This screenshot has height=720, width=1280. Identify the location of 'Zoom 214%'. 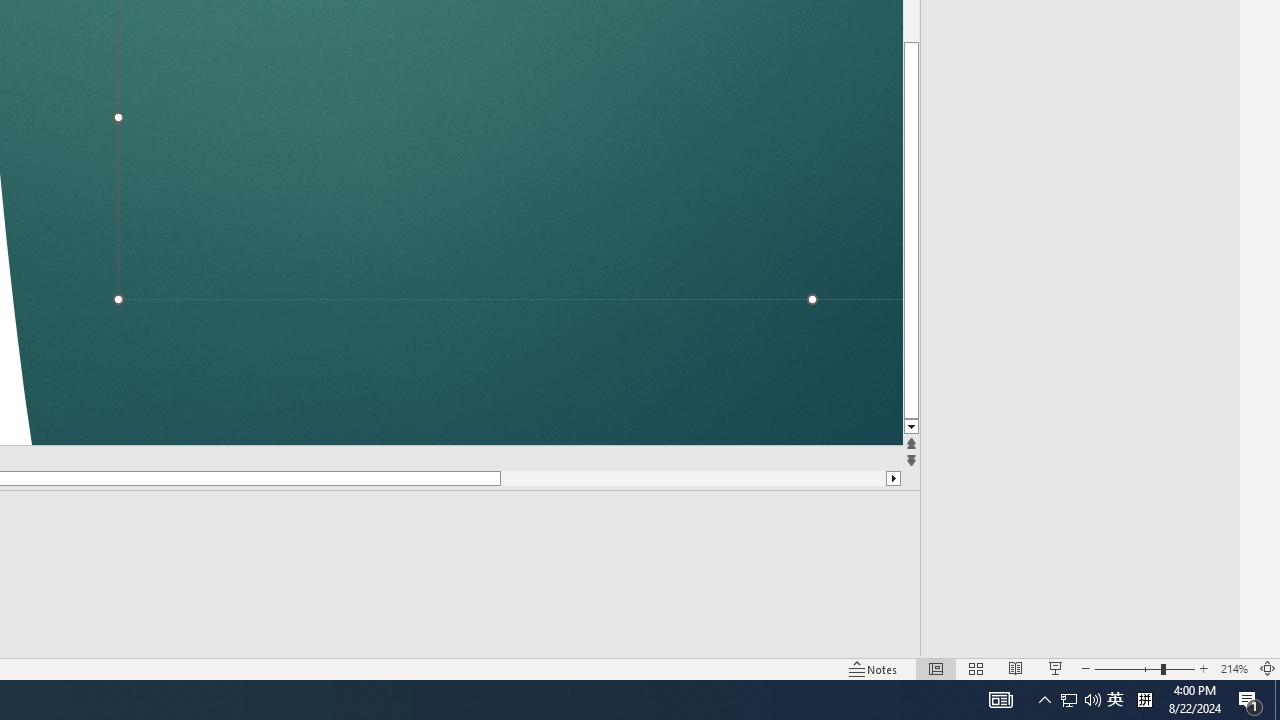
(1233, 669).